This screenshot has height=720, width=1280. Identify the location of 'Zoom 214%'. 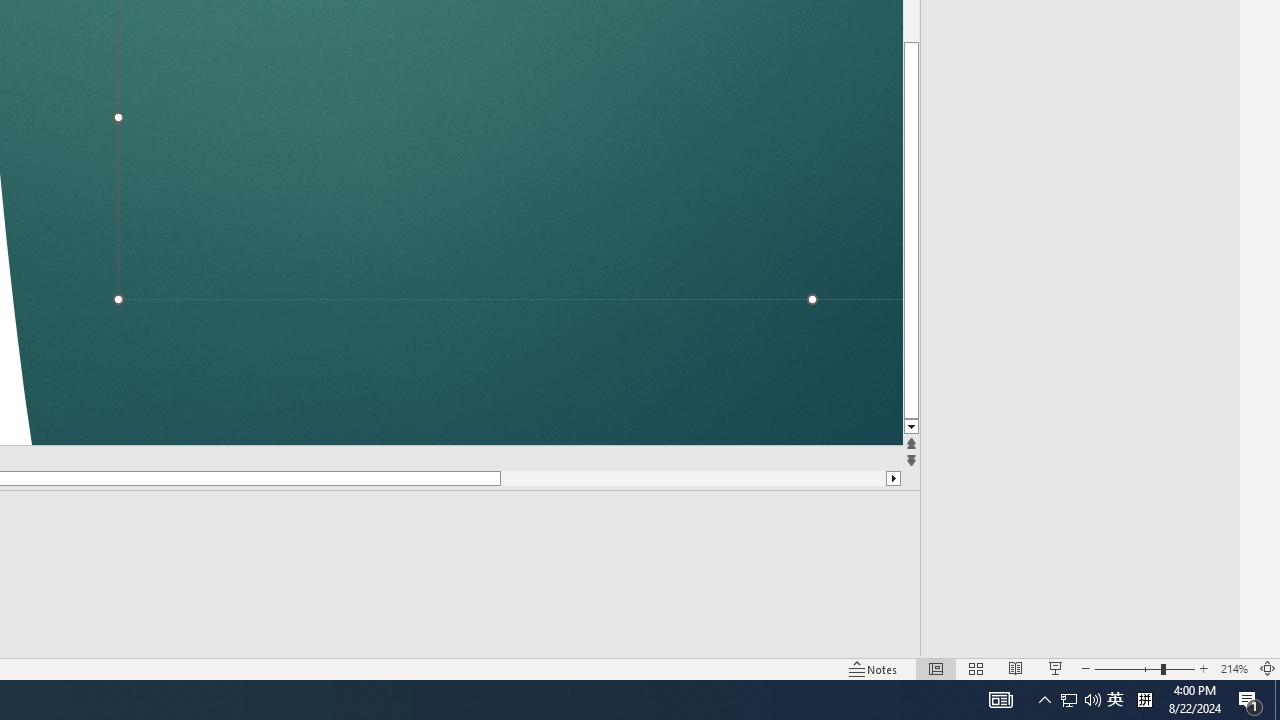
(1233, 669).